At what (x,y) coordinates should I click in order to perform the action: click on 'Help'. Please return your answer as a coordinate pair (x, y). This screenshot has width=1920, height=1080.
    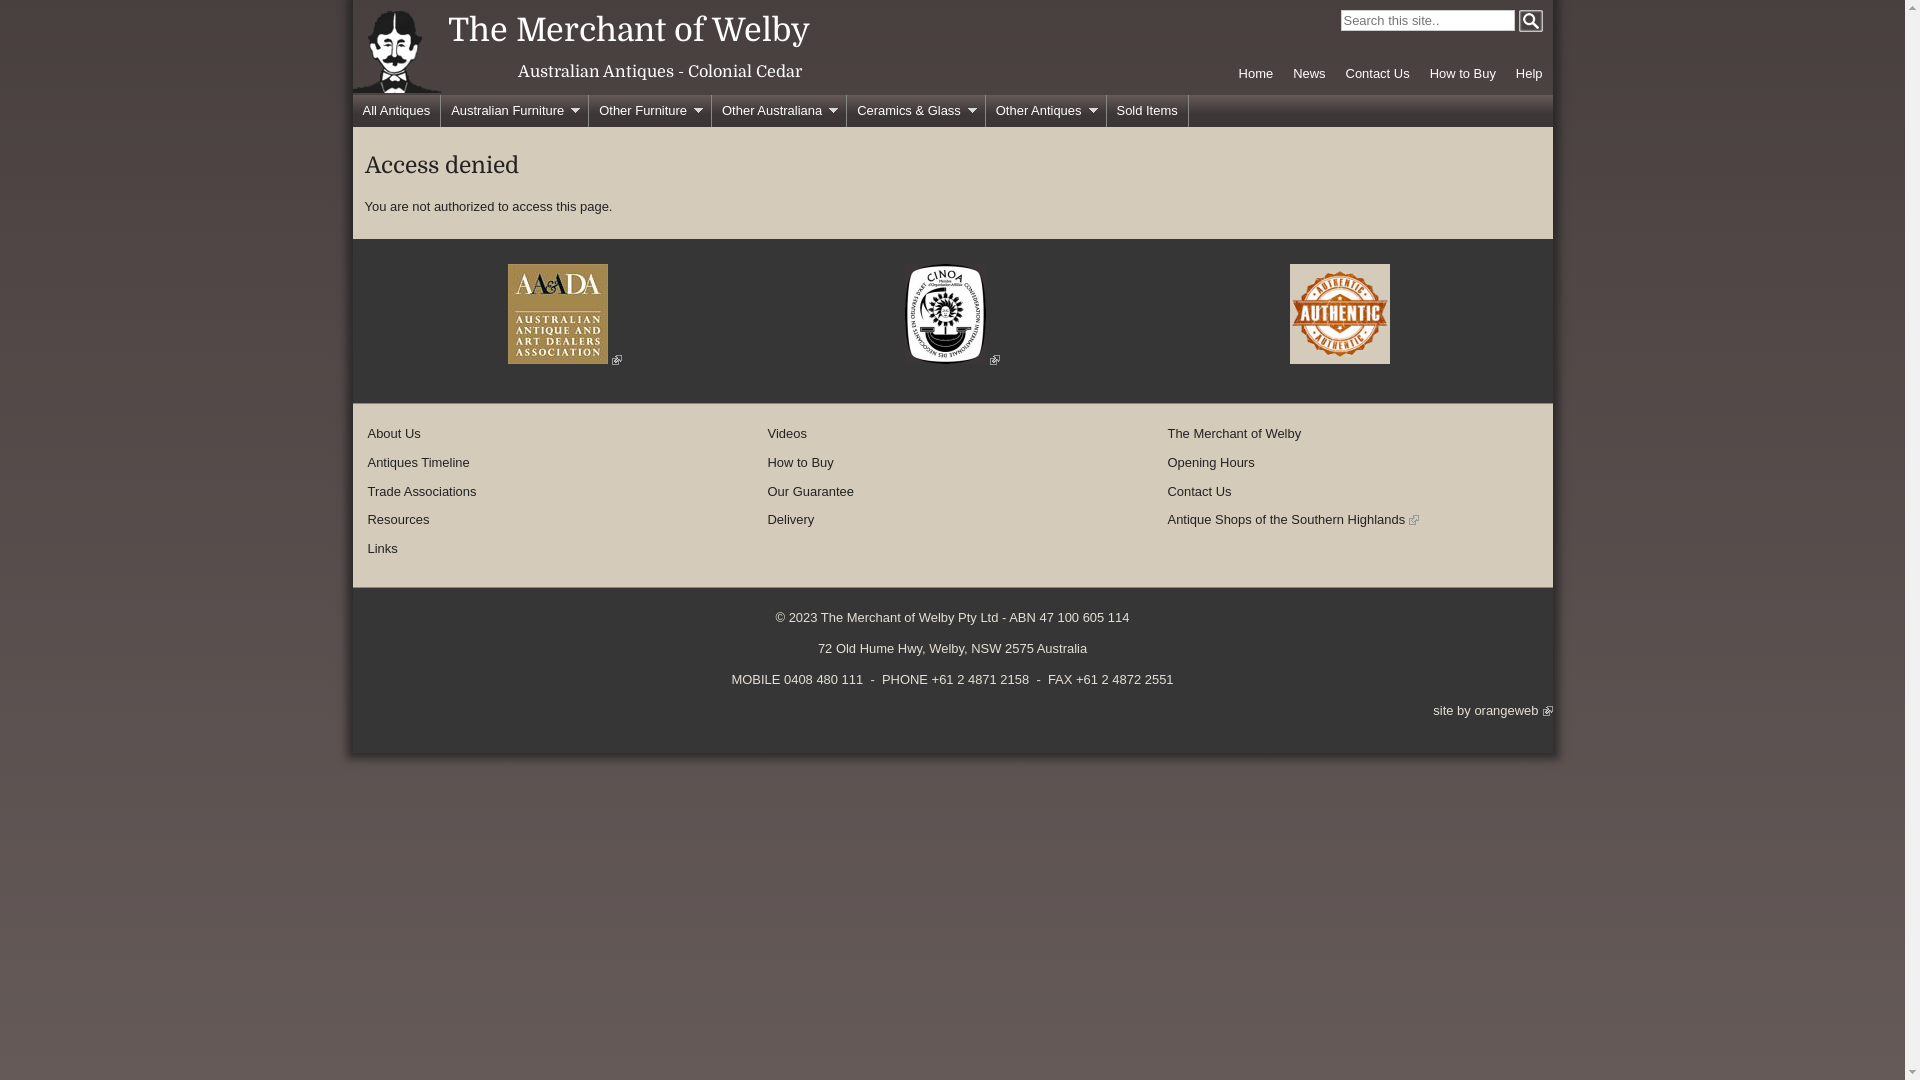
    Looking at the image, I should click on (1528, 72).